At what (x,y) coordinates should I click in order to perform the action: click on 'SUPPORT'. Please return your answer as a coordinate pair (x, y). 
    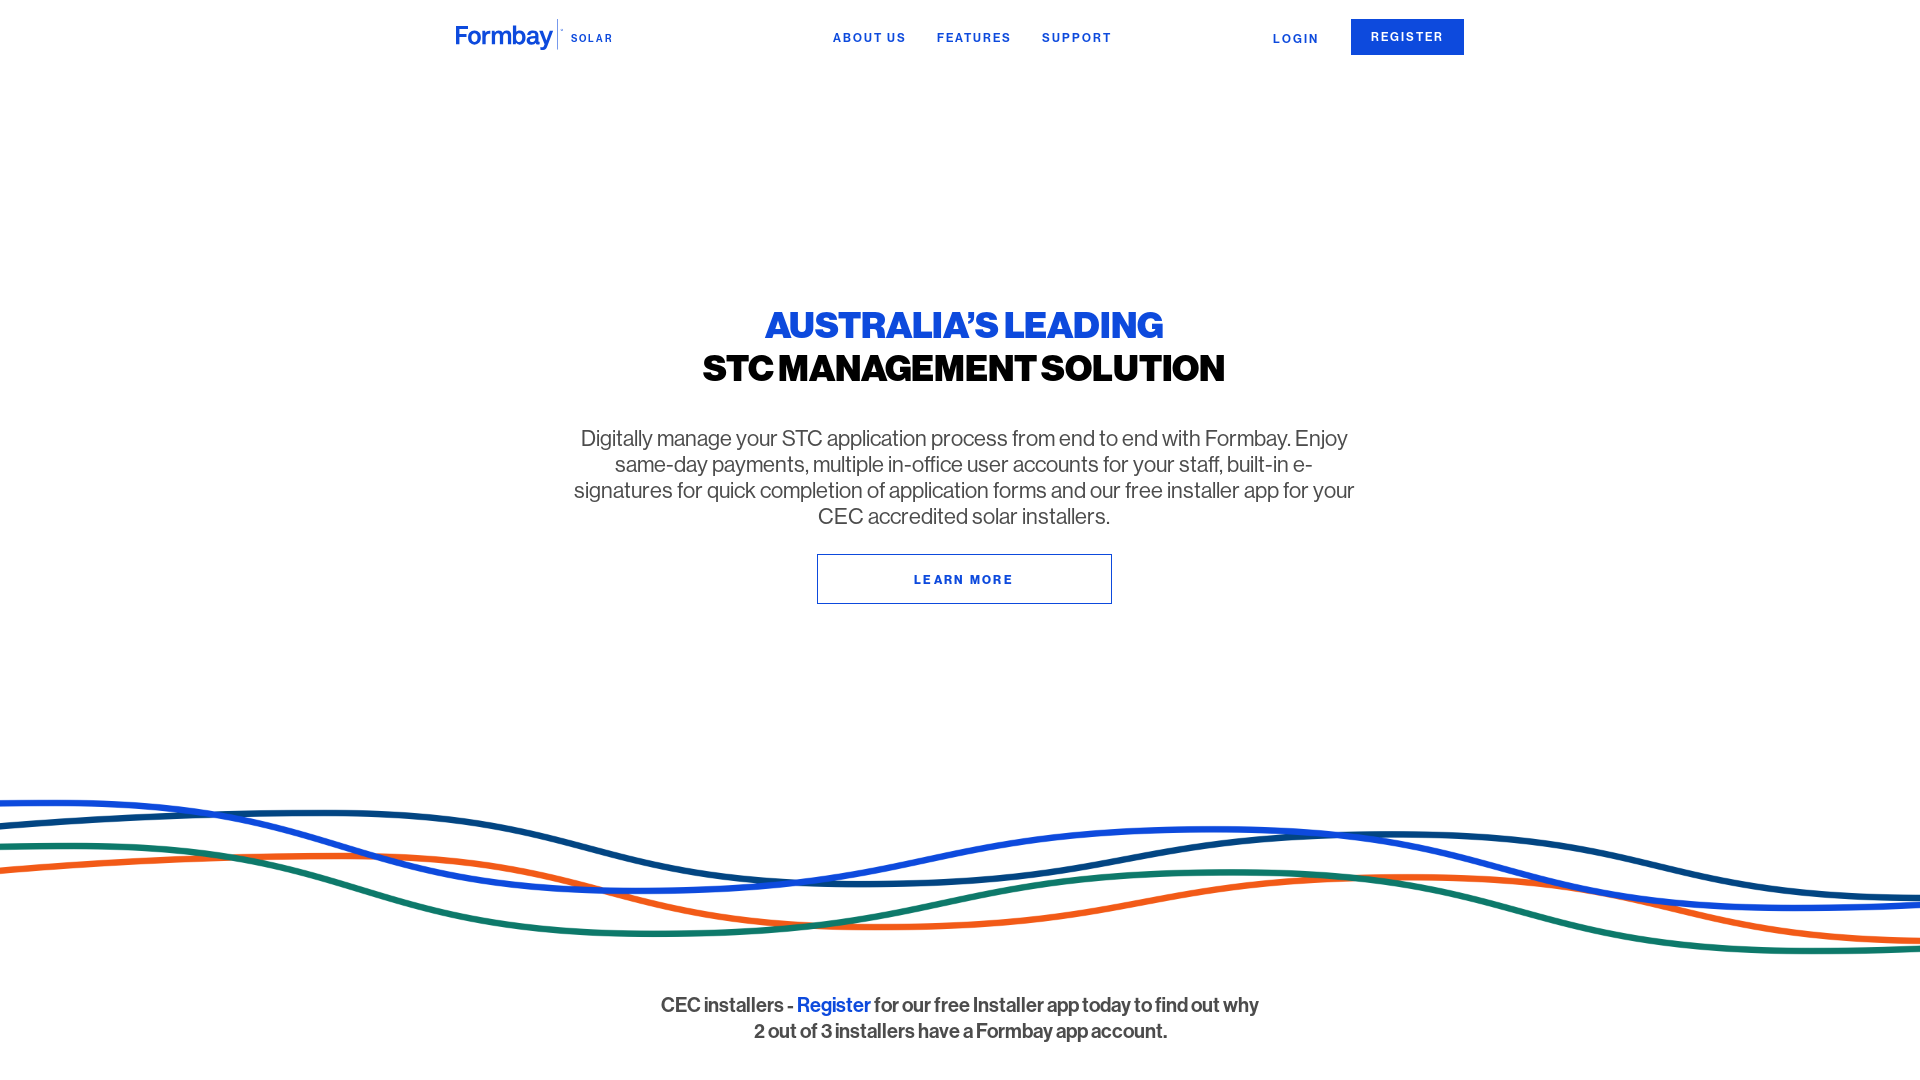
    Looking at the image, I should click on (1074, 38).